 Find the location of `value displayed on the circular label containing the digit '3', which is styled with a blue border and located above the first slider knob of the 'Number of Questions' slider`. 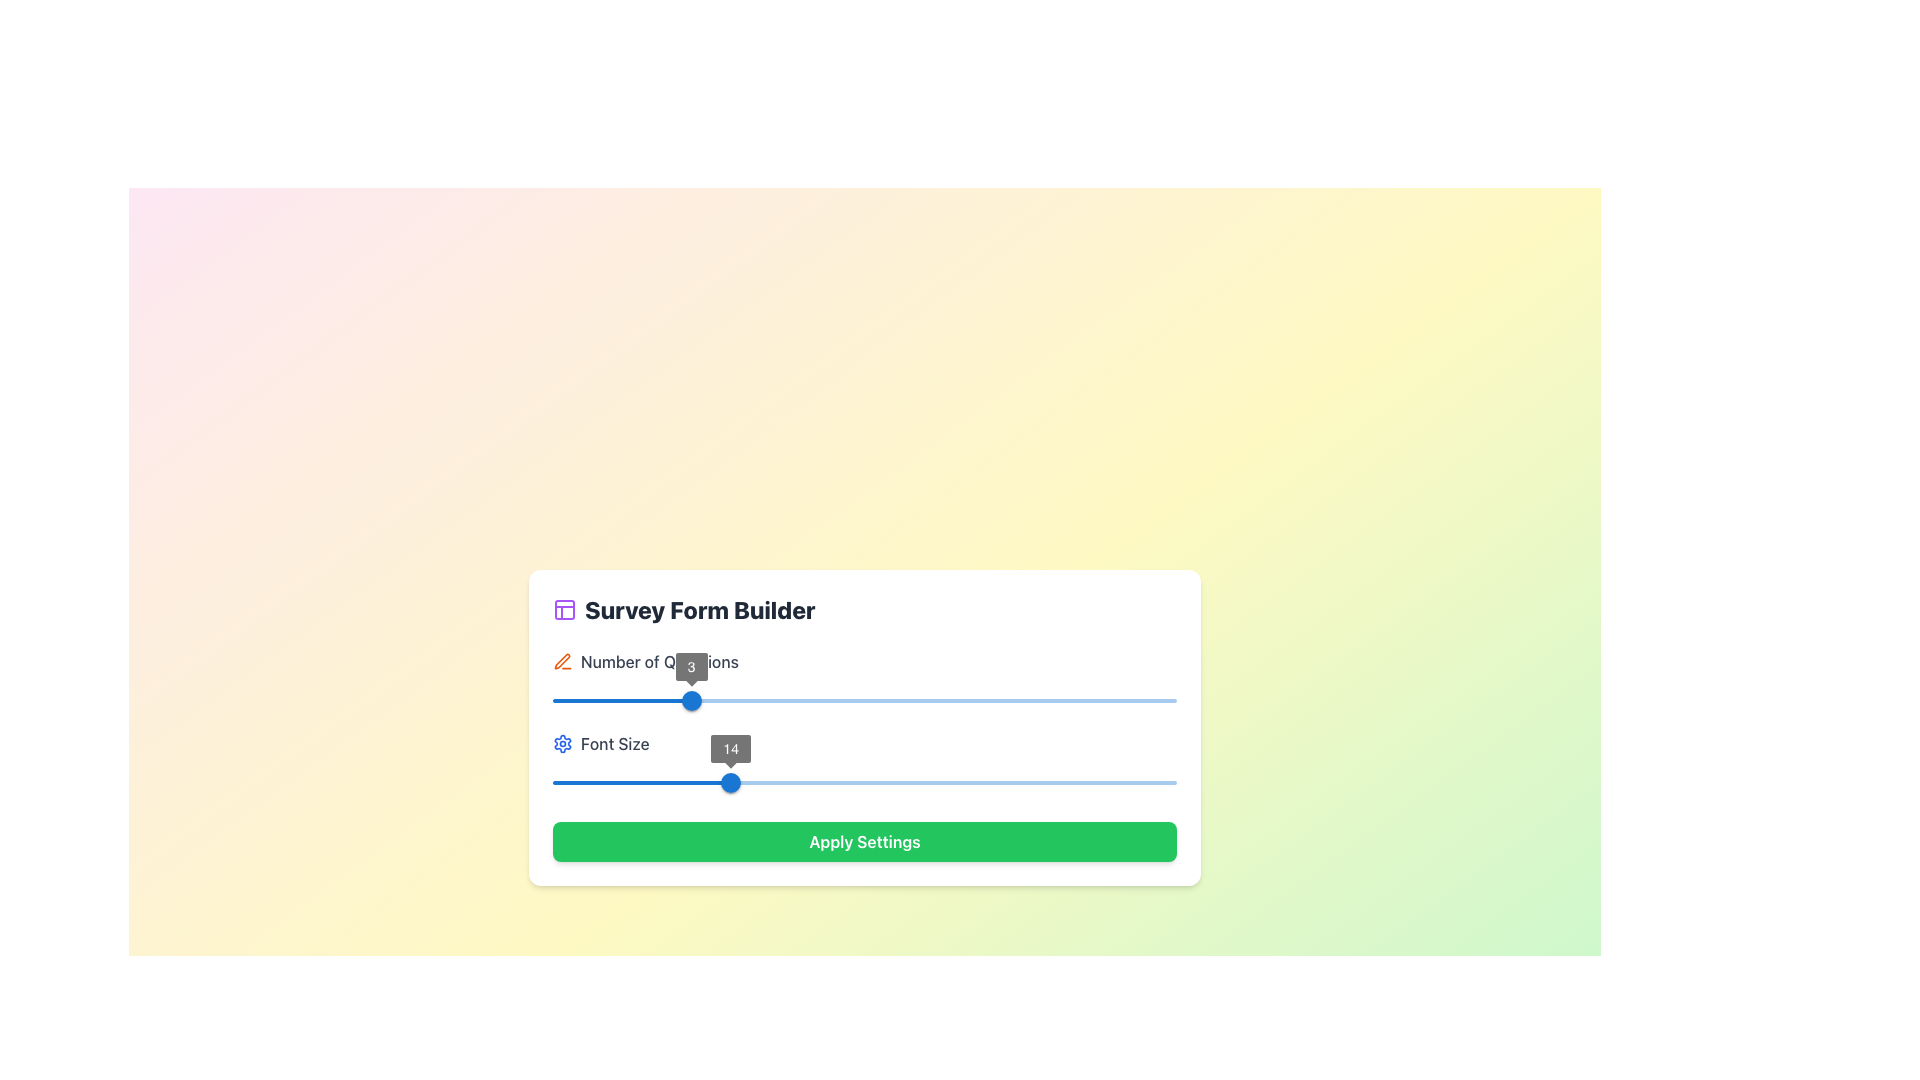

value displayed on the circular label containing the digit '3', which is styled with a blue border and located above the first slider knob of the 'Number of Questions' slider is located at coordinates (691, 667).